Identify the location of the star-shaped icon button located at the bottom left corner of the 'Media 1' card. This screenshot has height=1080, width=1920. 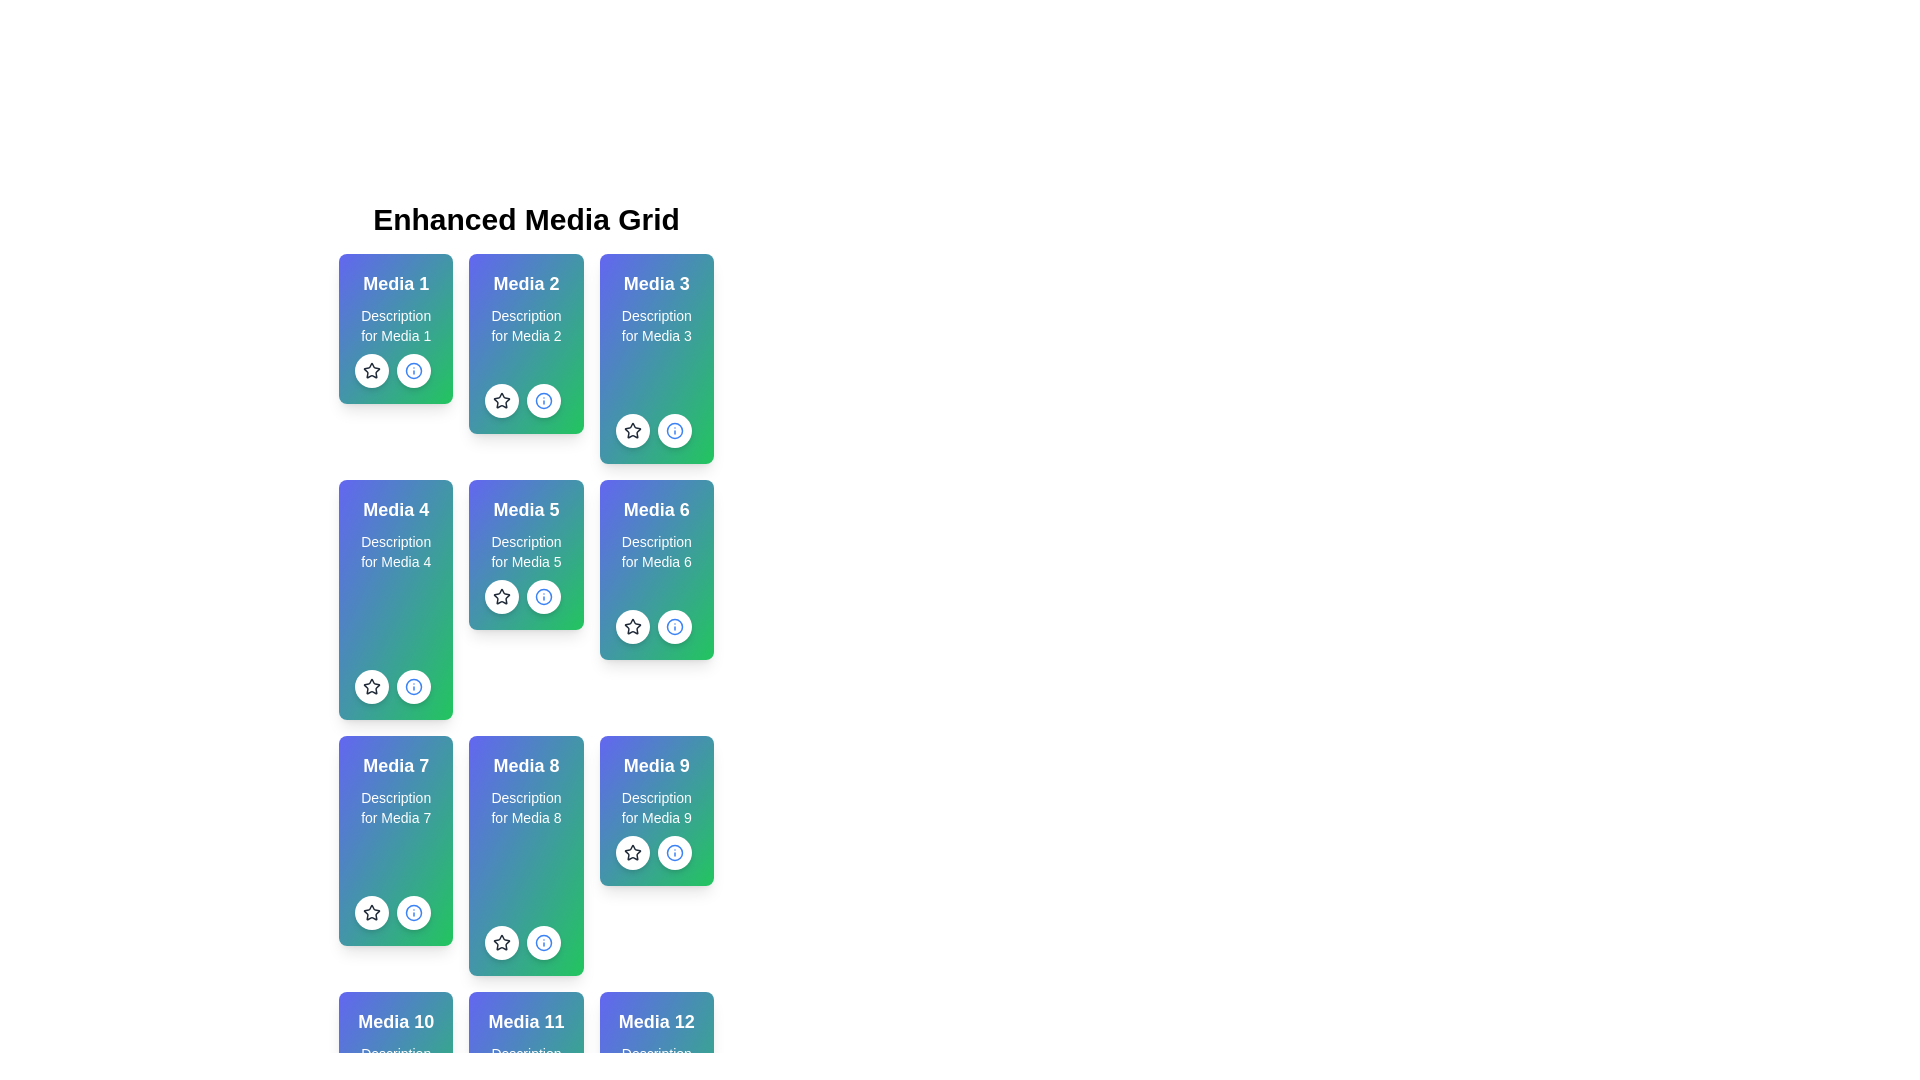
(372, 370).